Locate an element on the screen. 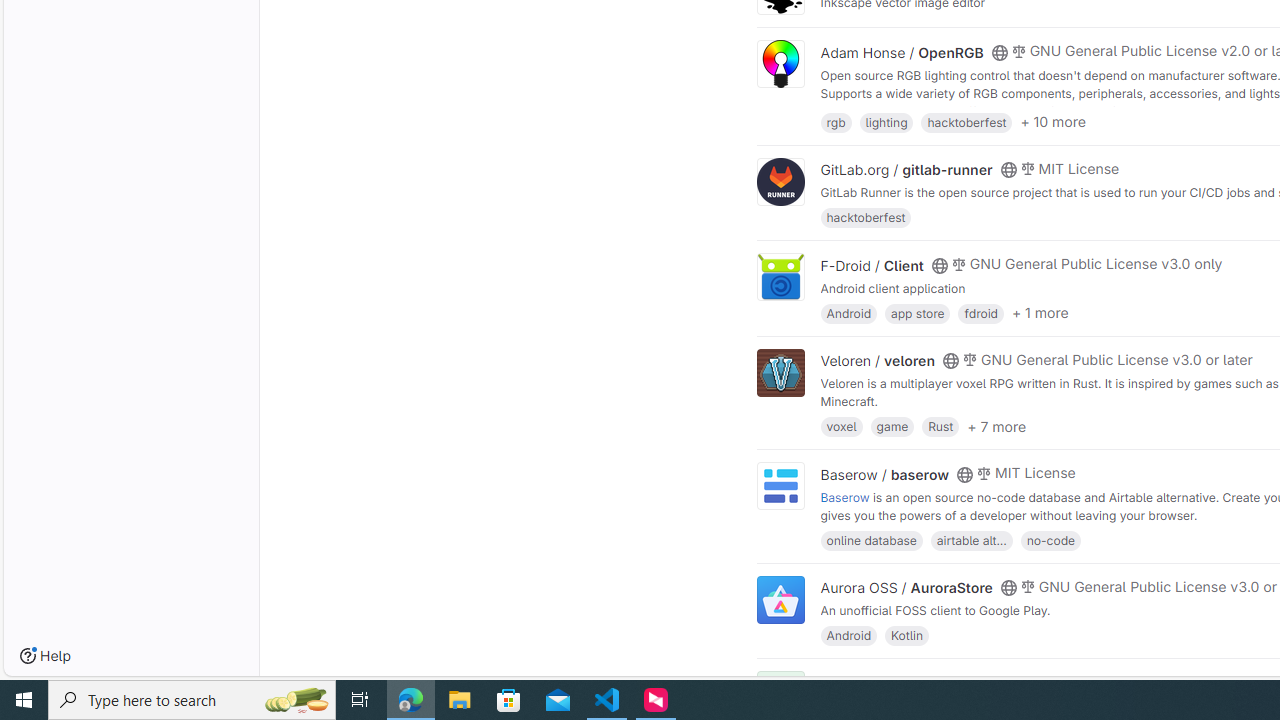 This screenshot has width=1280, height=720. '+ 10 more' is located at coordinates (1052, 122).